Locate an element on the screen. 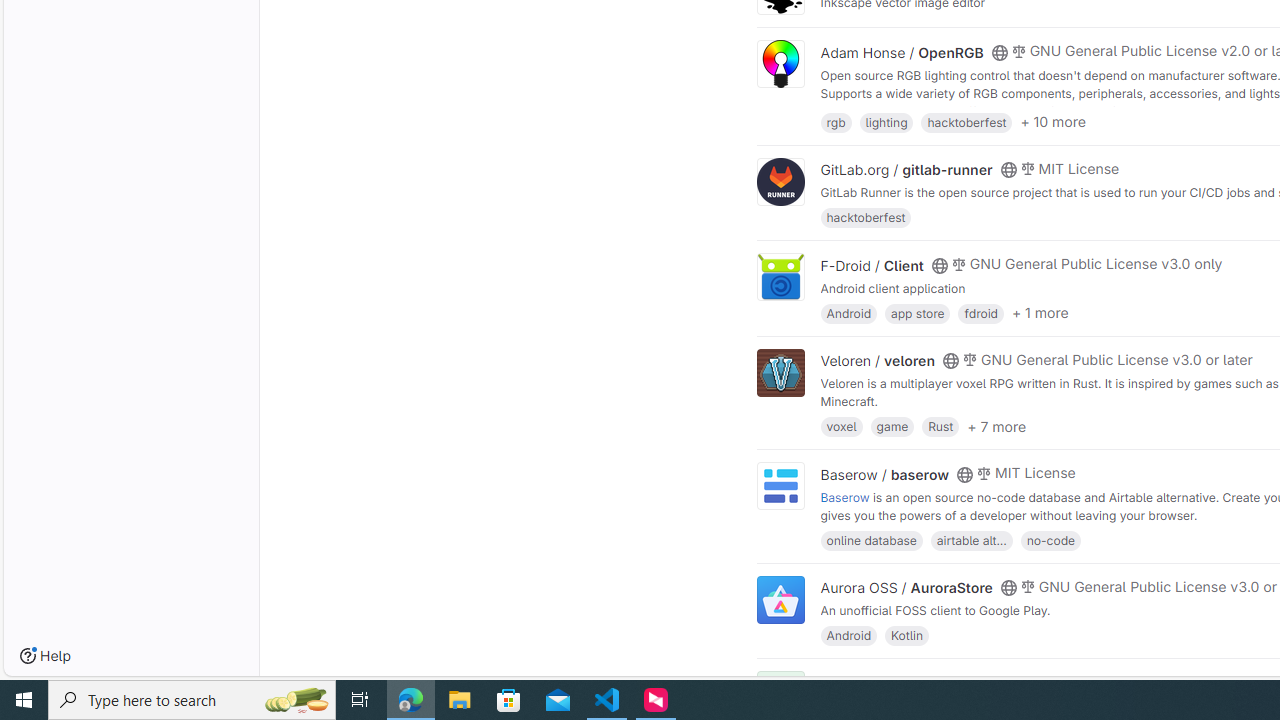 This screenshot has width=1280, height=720. '+ 10 more' is located at coordinates (1052, 122).